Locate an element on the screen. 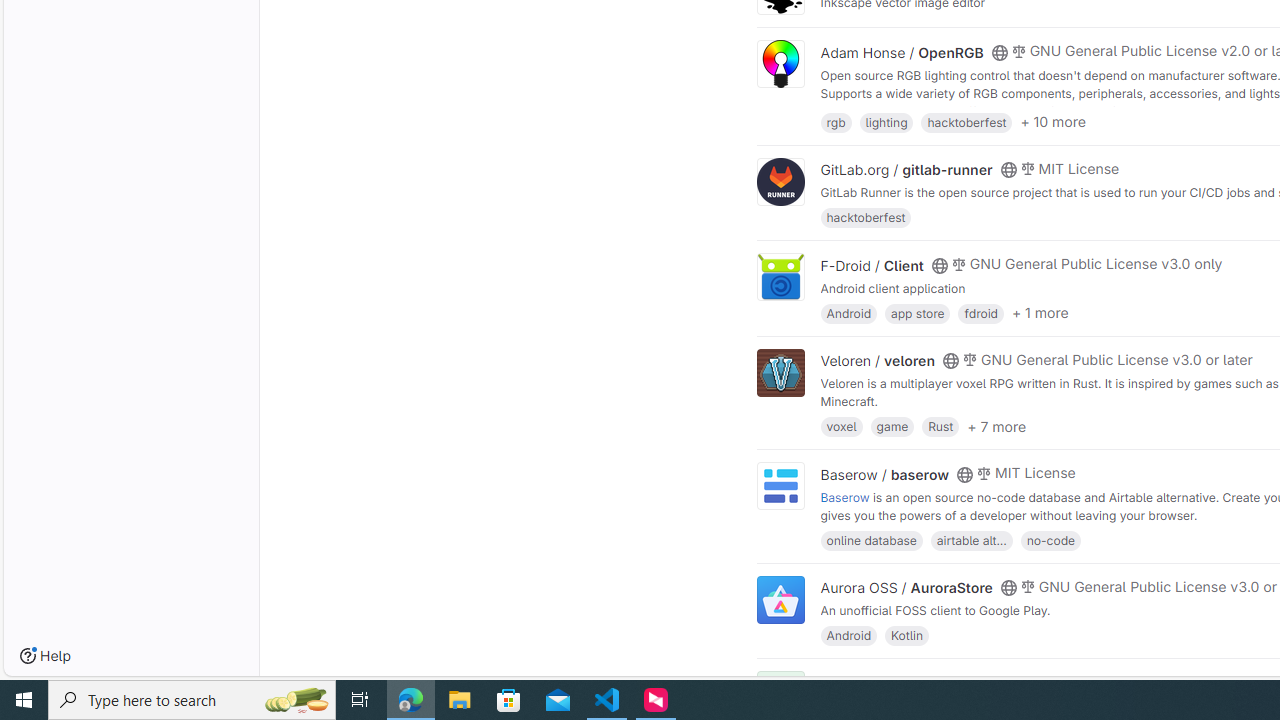 This screenshot has width=1280, height=720. '+ 10 more' is located at coordinates (1052, 122).